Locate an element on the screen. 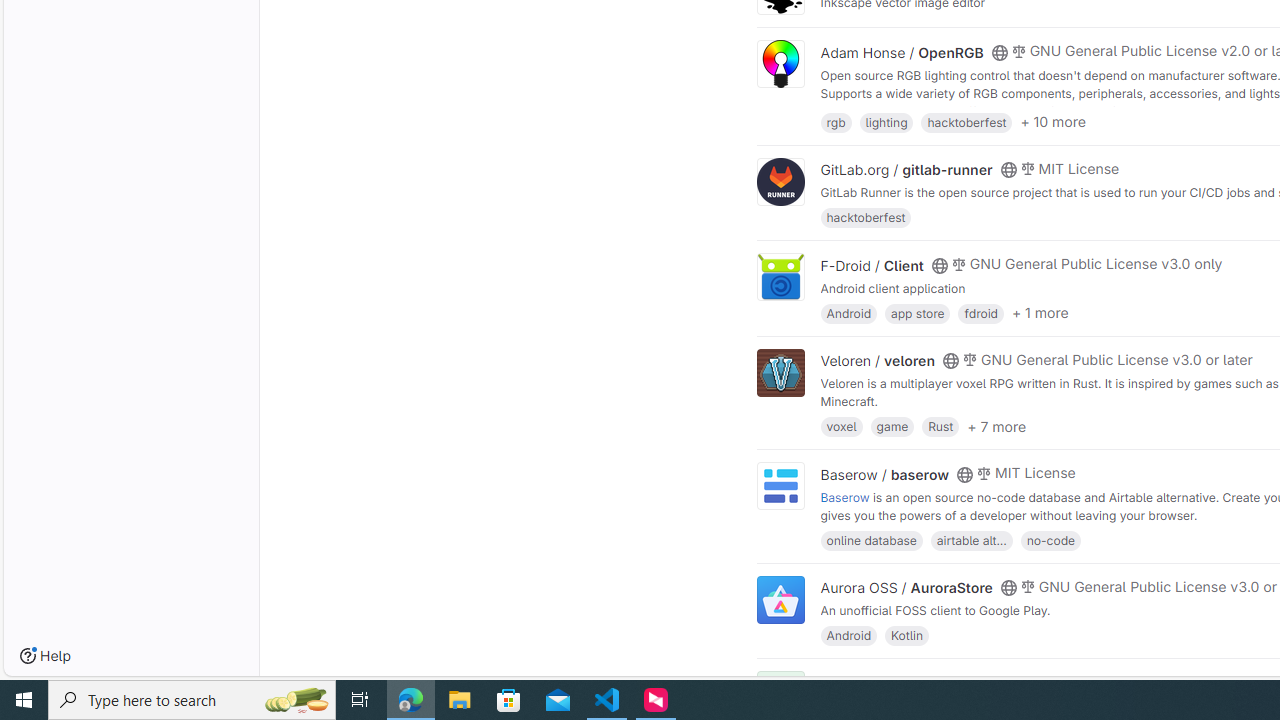 This screenshot has width=1280, height=720. '+ 10 more' is located at coordinates (1052, 122).